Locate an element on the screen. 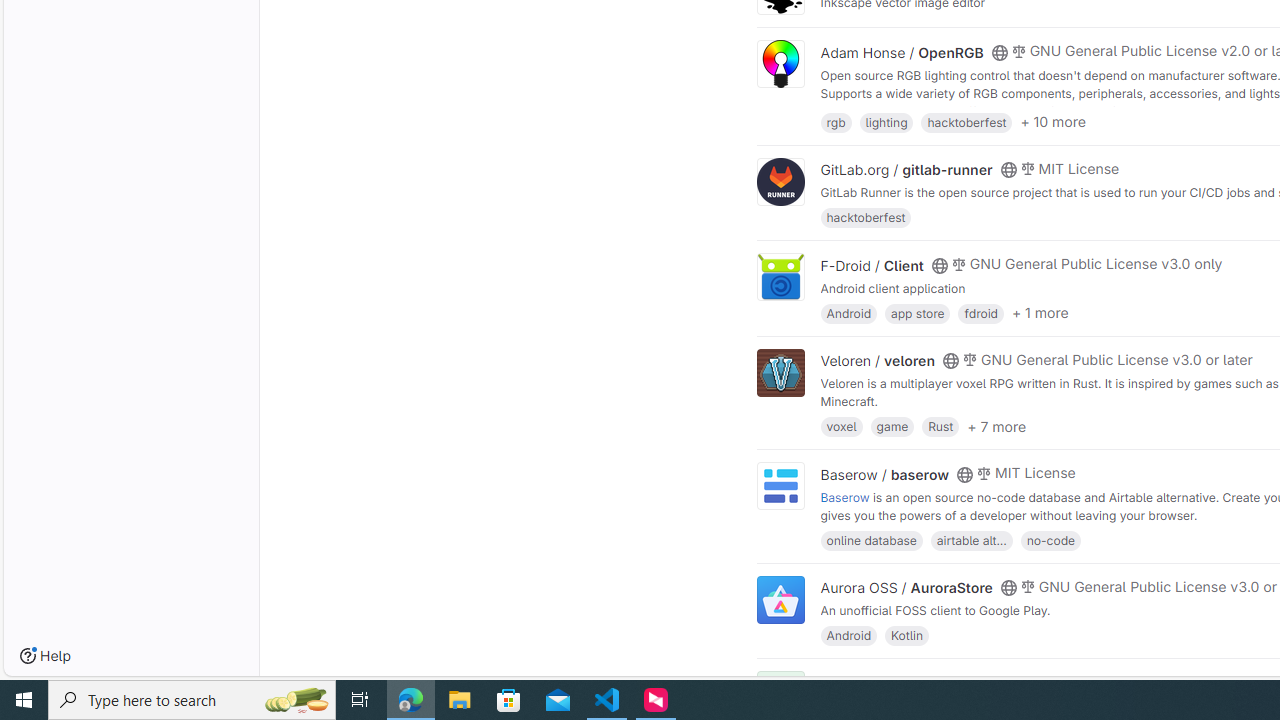 This screenshot has width=1280, height=720. '+ 10 more' is located at coordinates (1052, 122).